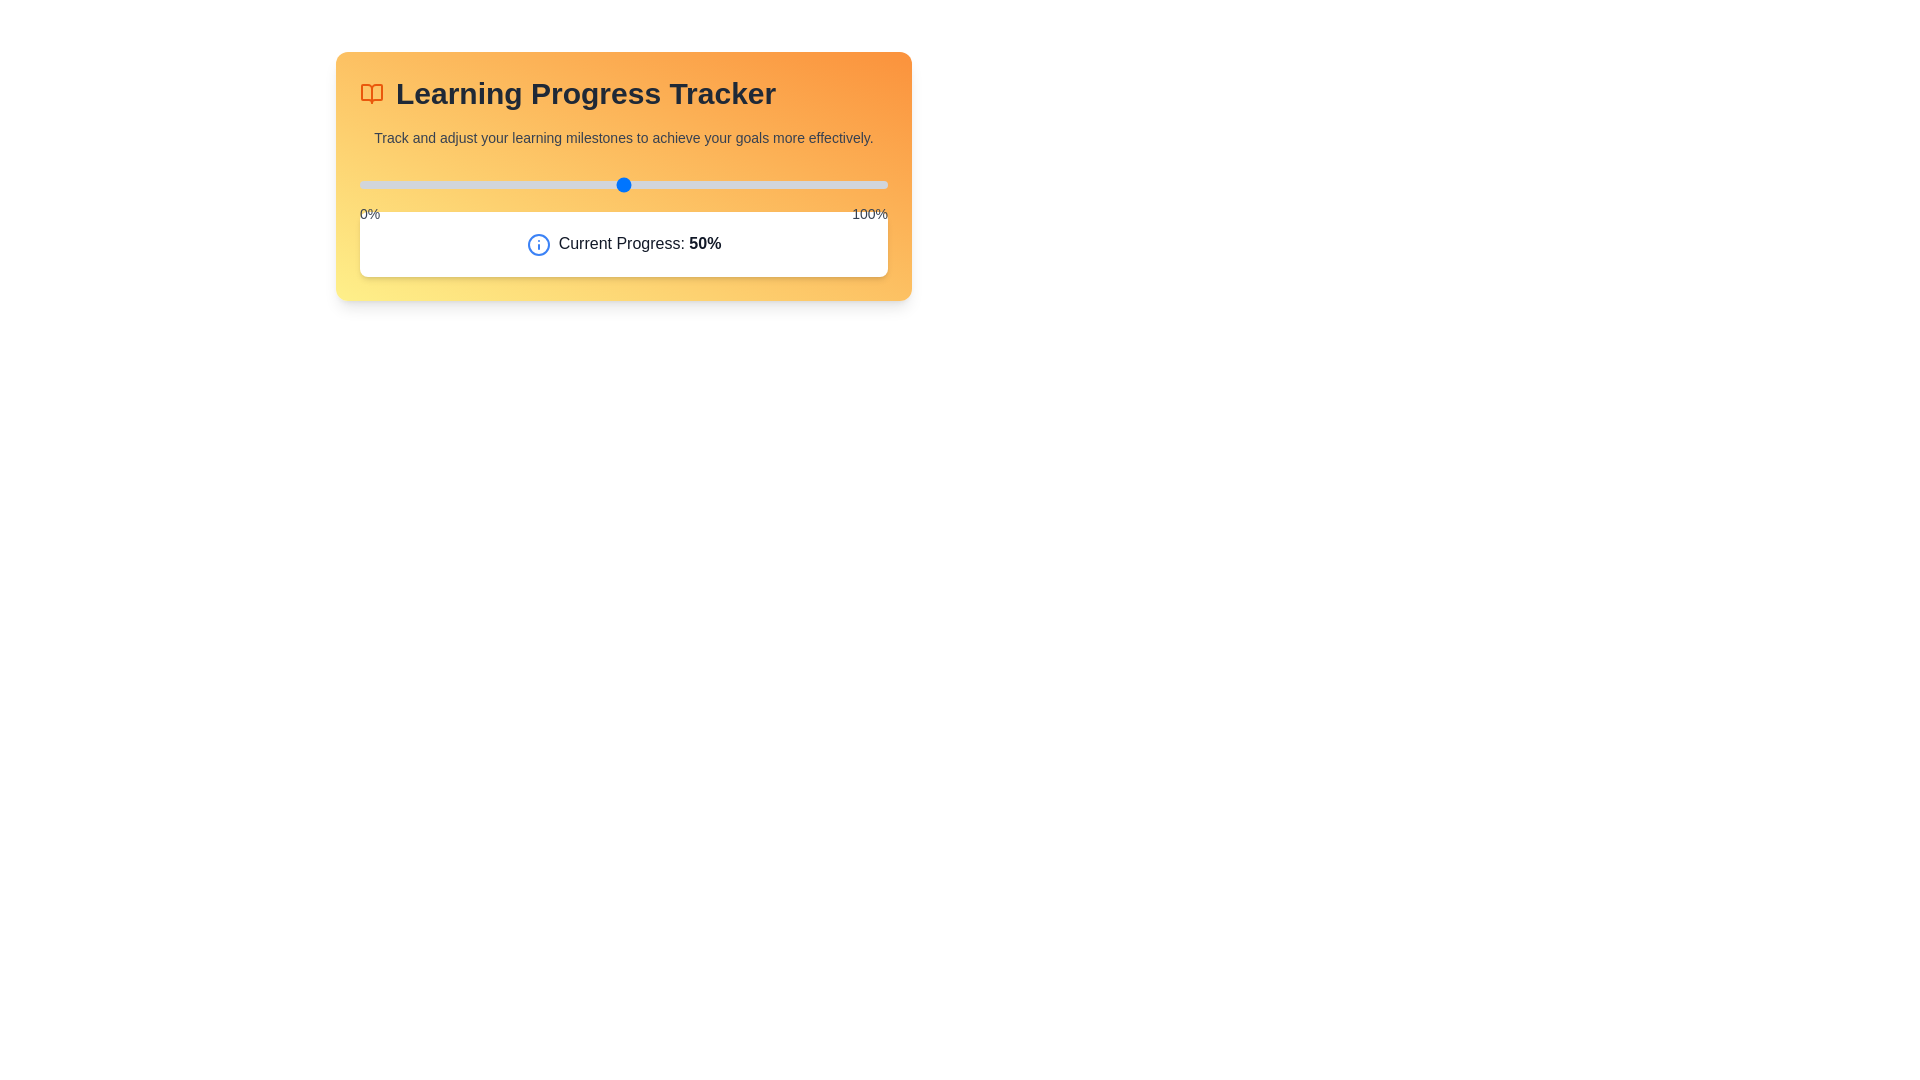 This screenshot has height=1080, width=1920. I want to click on the slider to set progress to 76%, so click(760, 185).